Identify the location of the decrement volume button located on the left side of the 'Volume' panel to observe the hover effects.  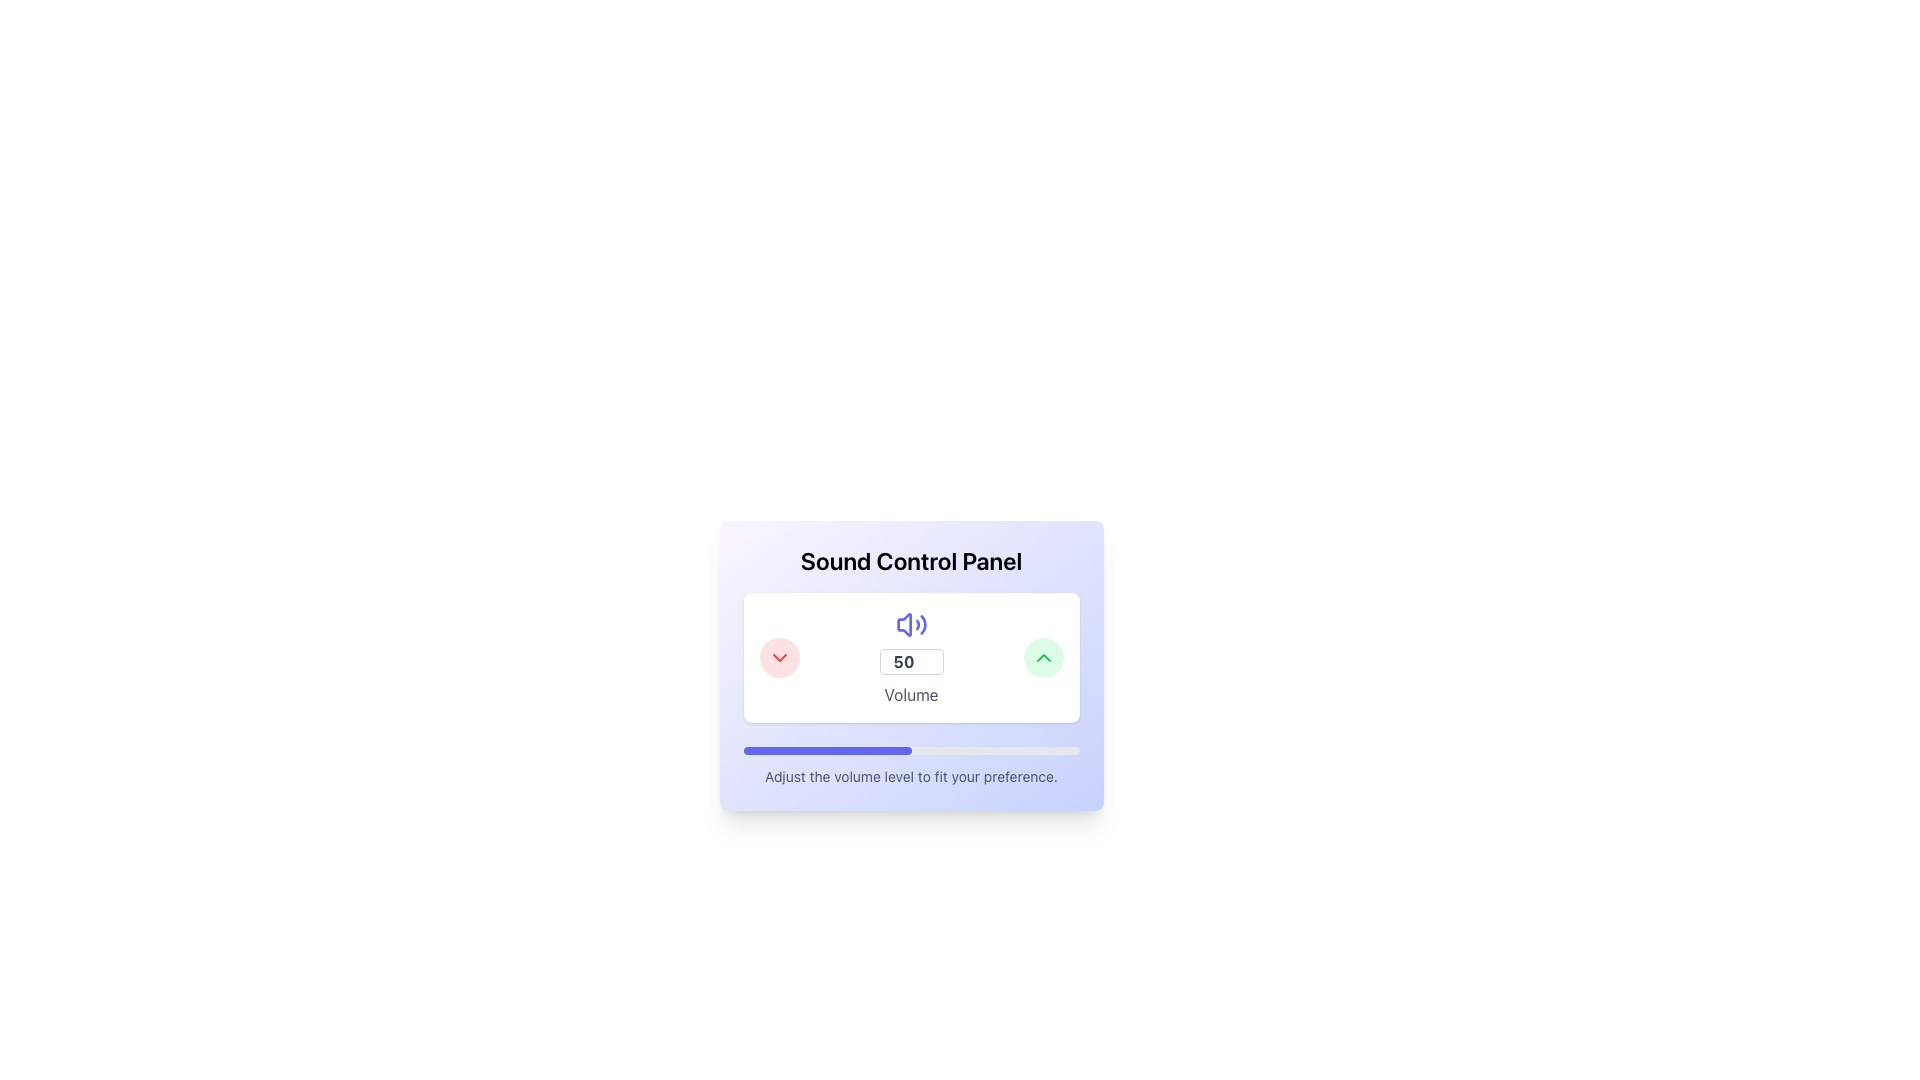
(778, 658).